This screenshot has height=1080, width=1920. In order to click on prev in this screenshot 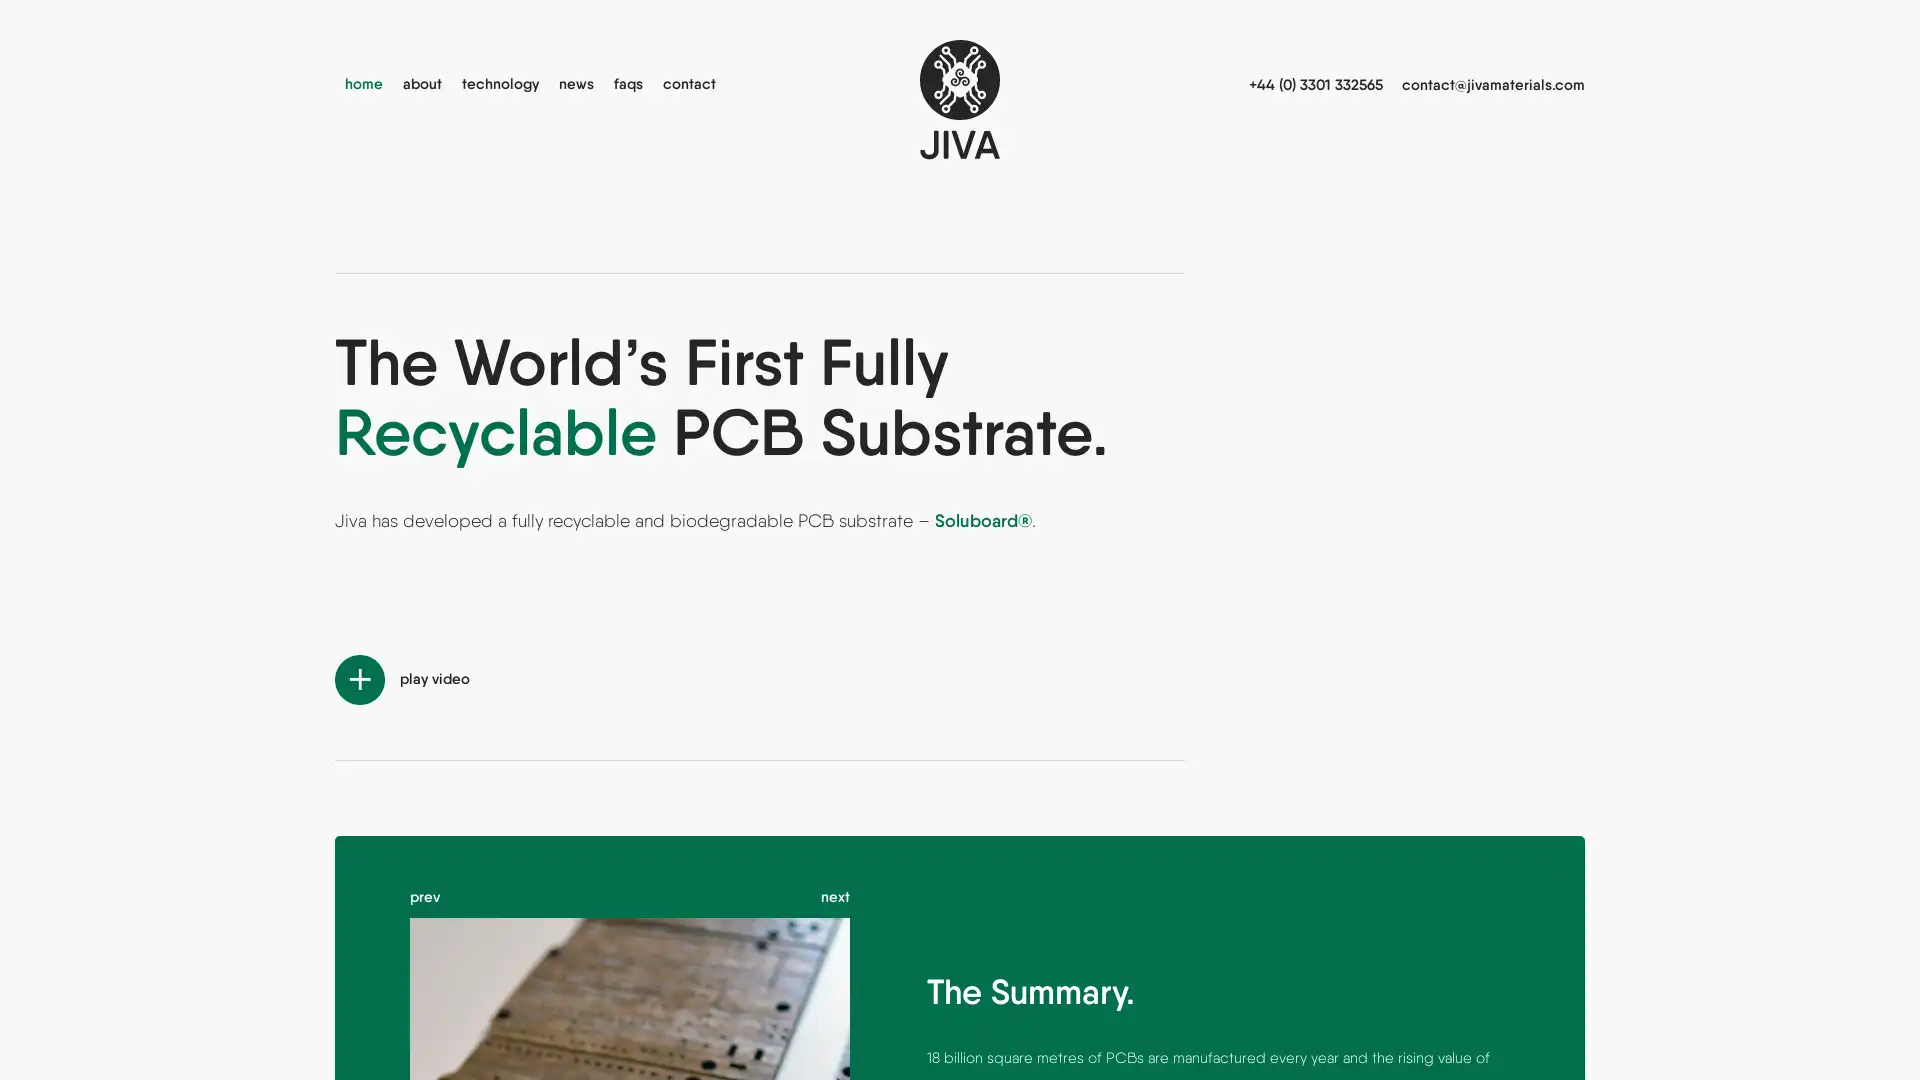, I will do `click(424, 896)`.